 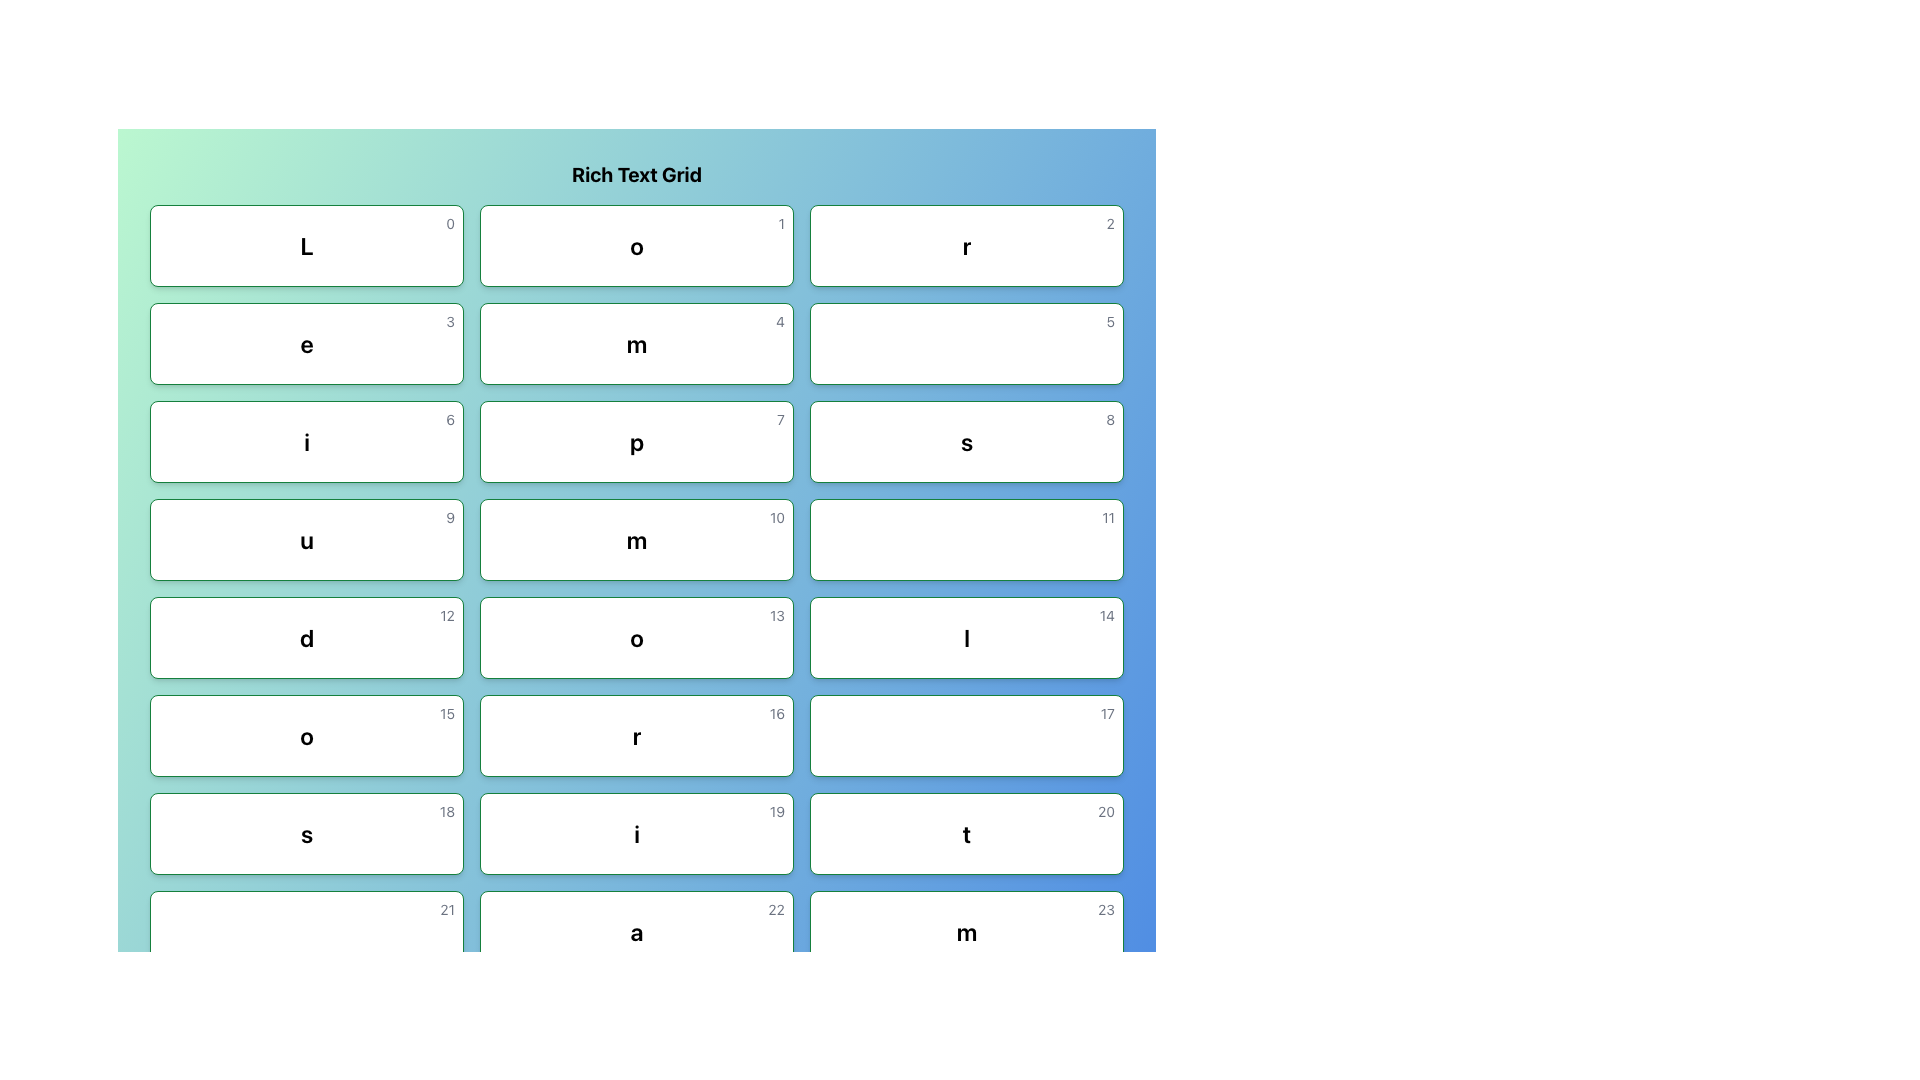 What do you see at coordinates (306, 540) in the screenshot?
I see `the text label displaying a single character in the grid layout, located at the center of a card towards the top-left` at bounding box center [306, 540].